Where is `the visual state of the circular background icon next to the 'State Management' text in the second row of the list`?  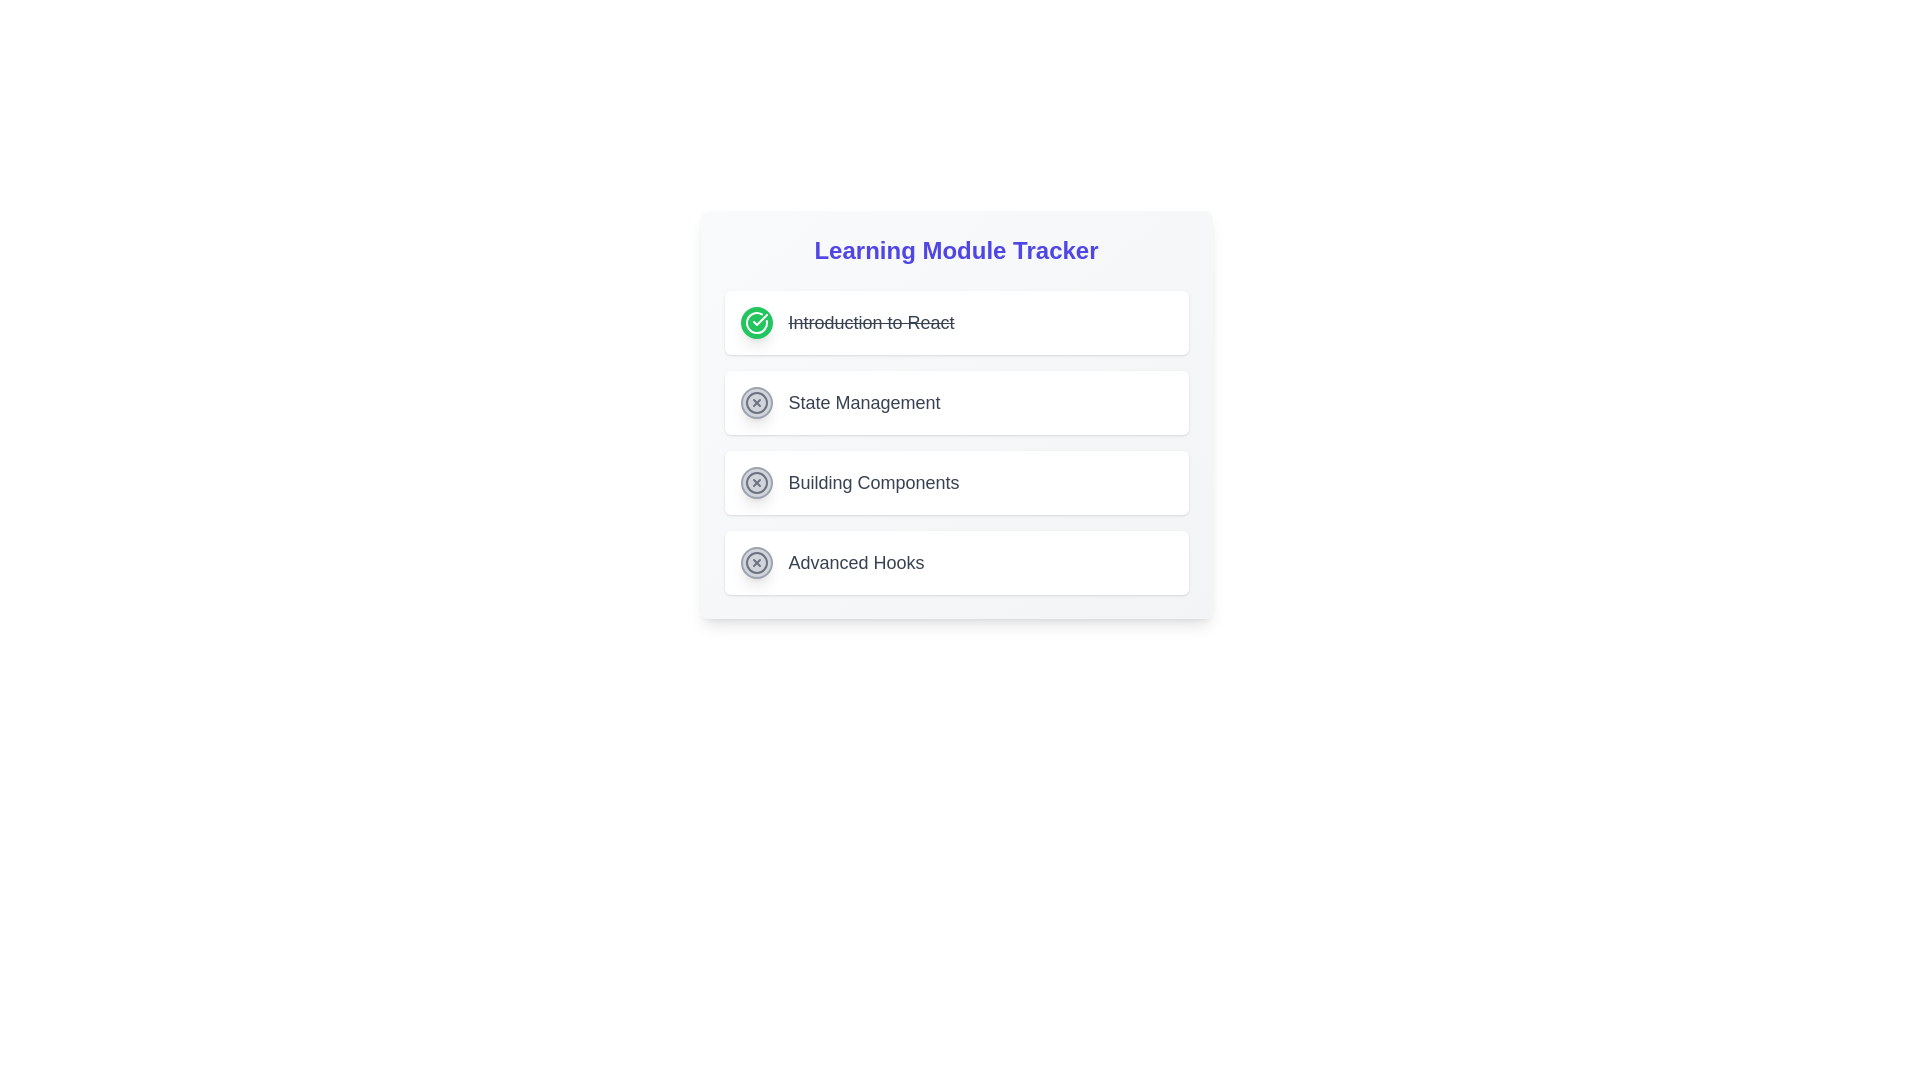 the visual state of the circular background icon next to the 'State Management' text in the second row of the list is located at coordinates (755, 402).